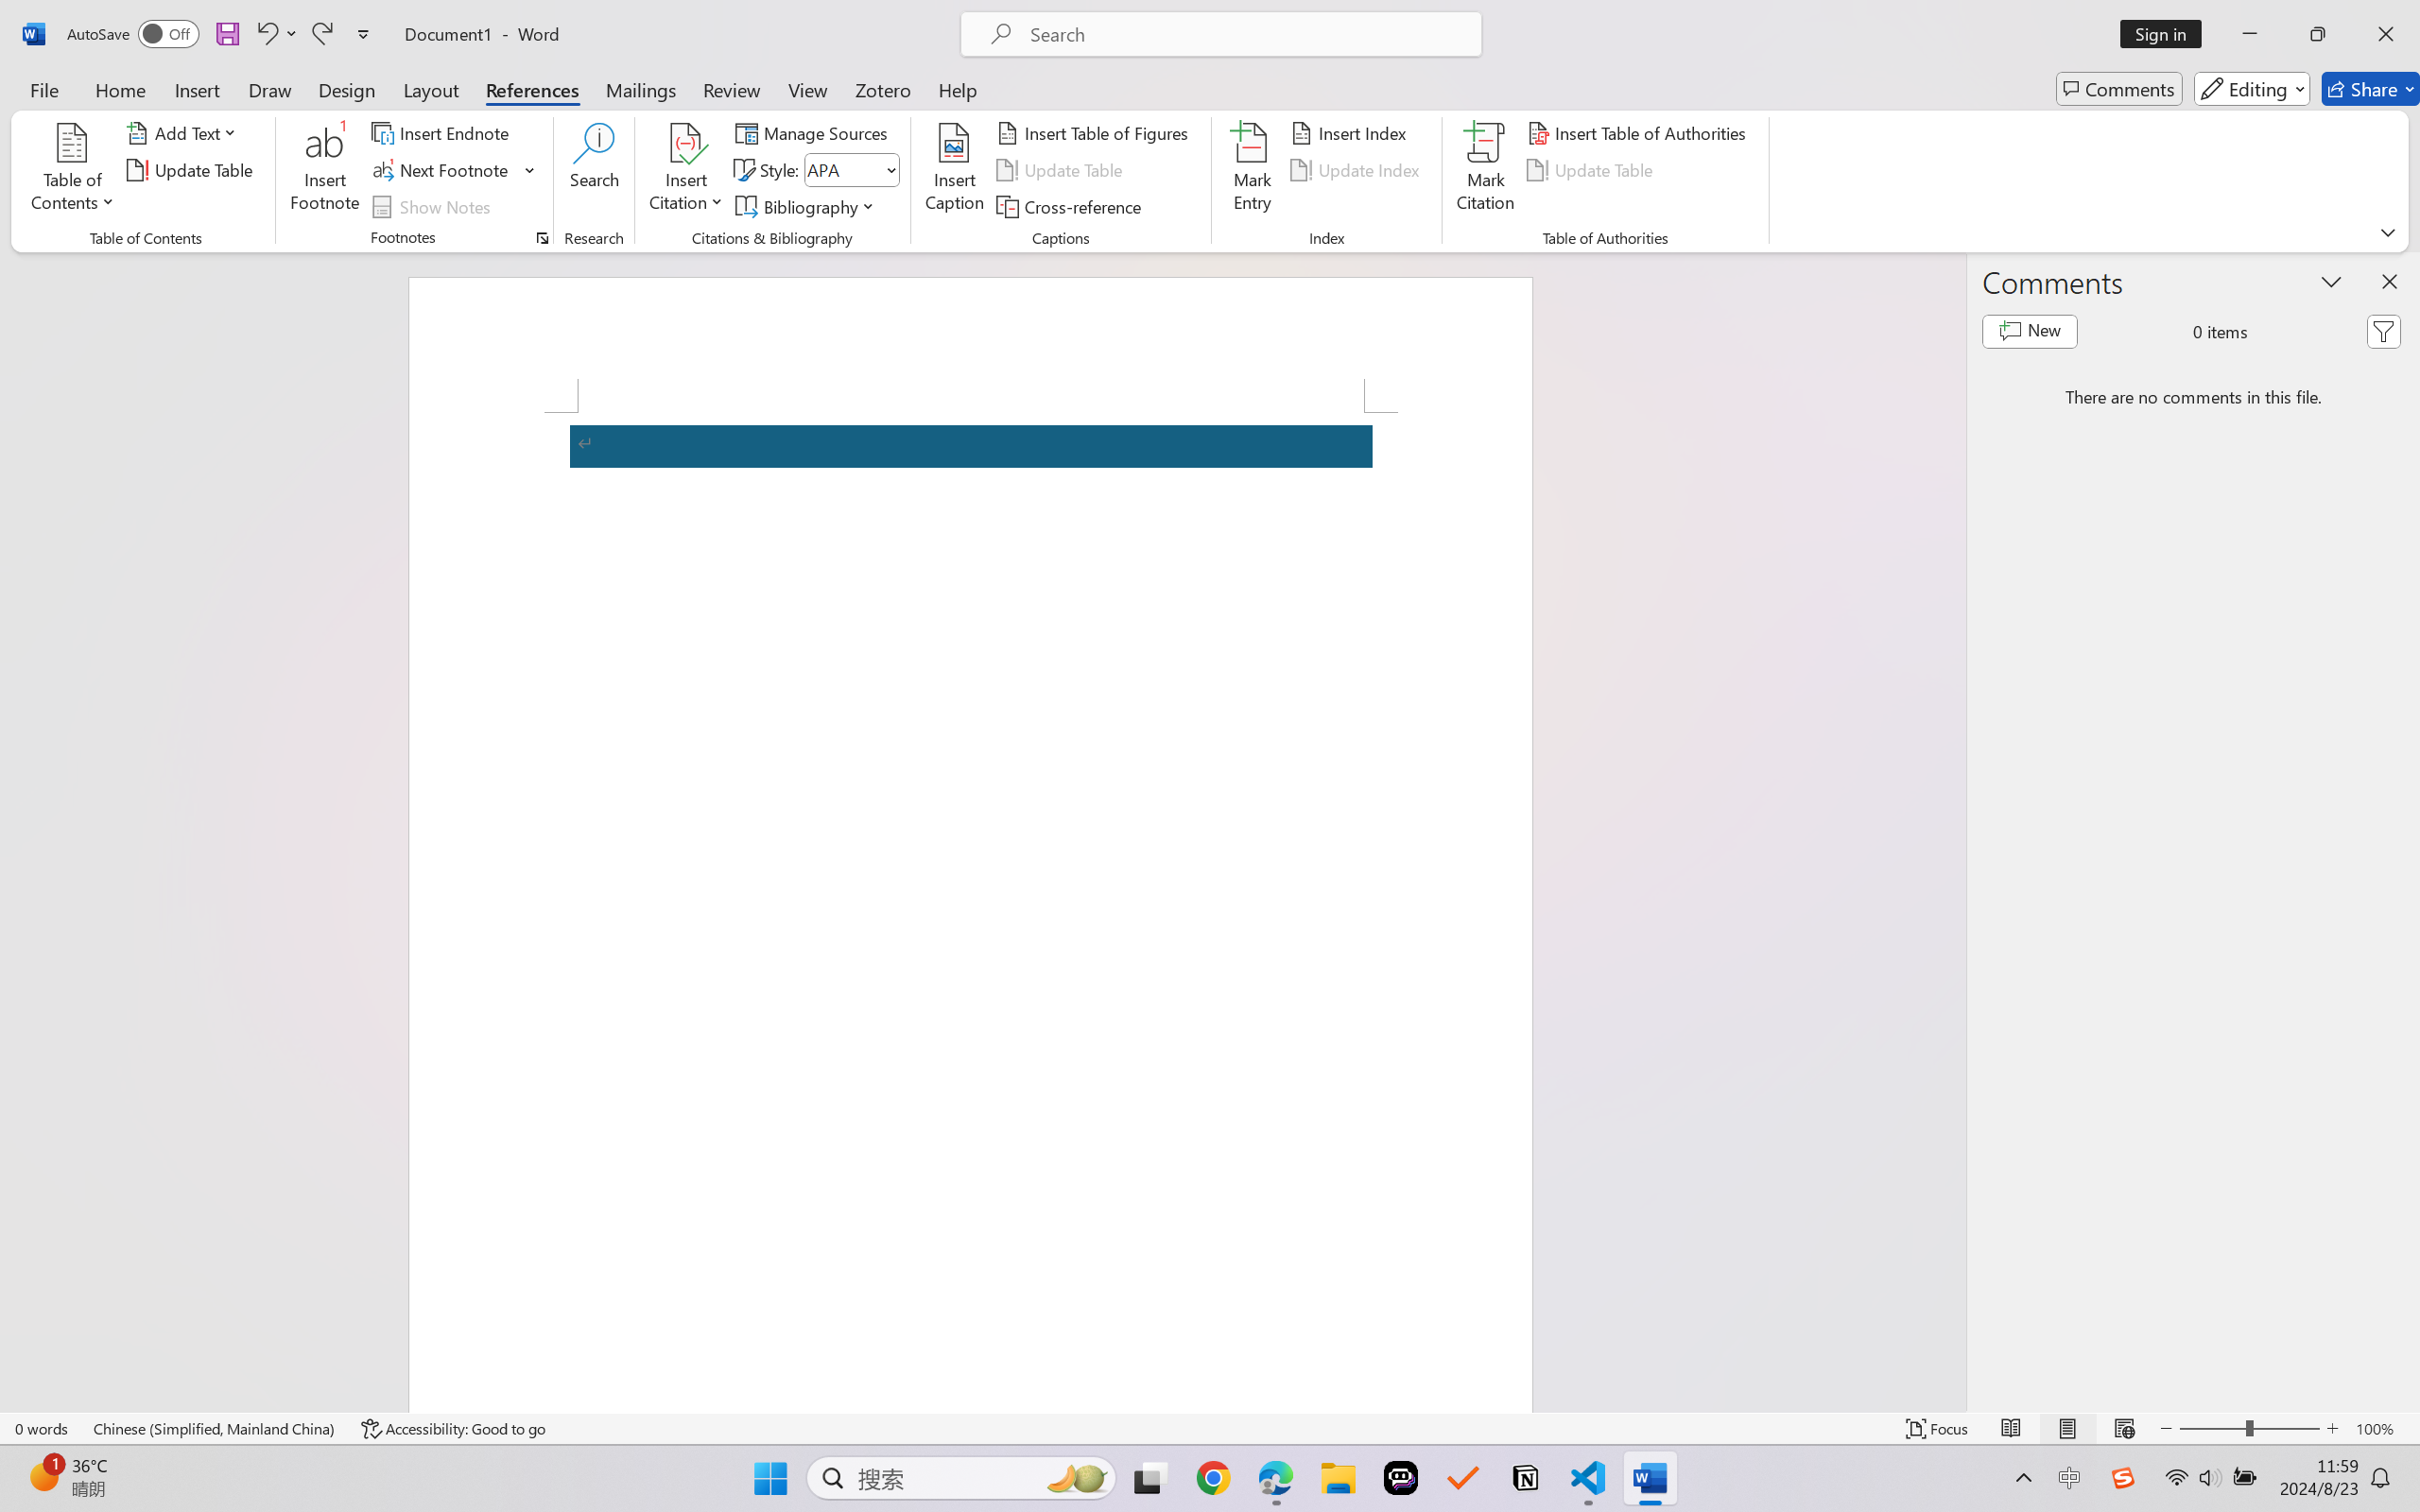  What do you see at coordinates (214, 1428) in the screenshot?
I see `'Language Chinese (Simplified, Mainland China)'` at bounding box center [214, 1428].